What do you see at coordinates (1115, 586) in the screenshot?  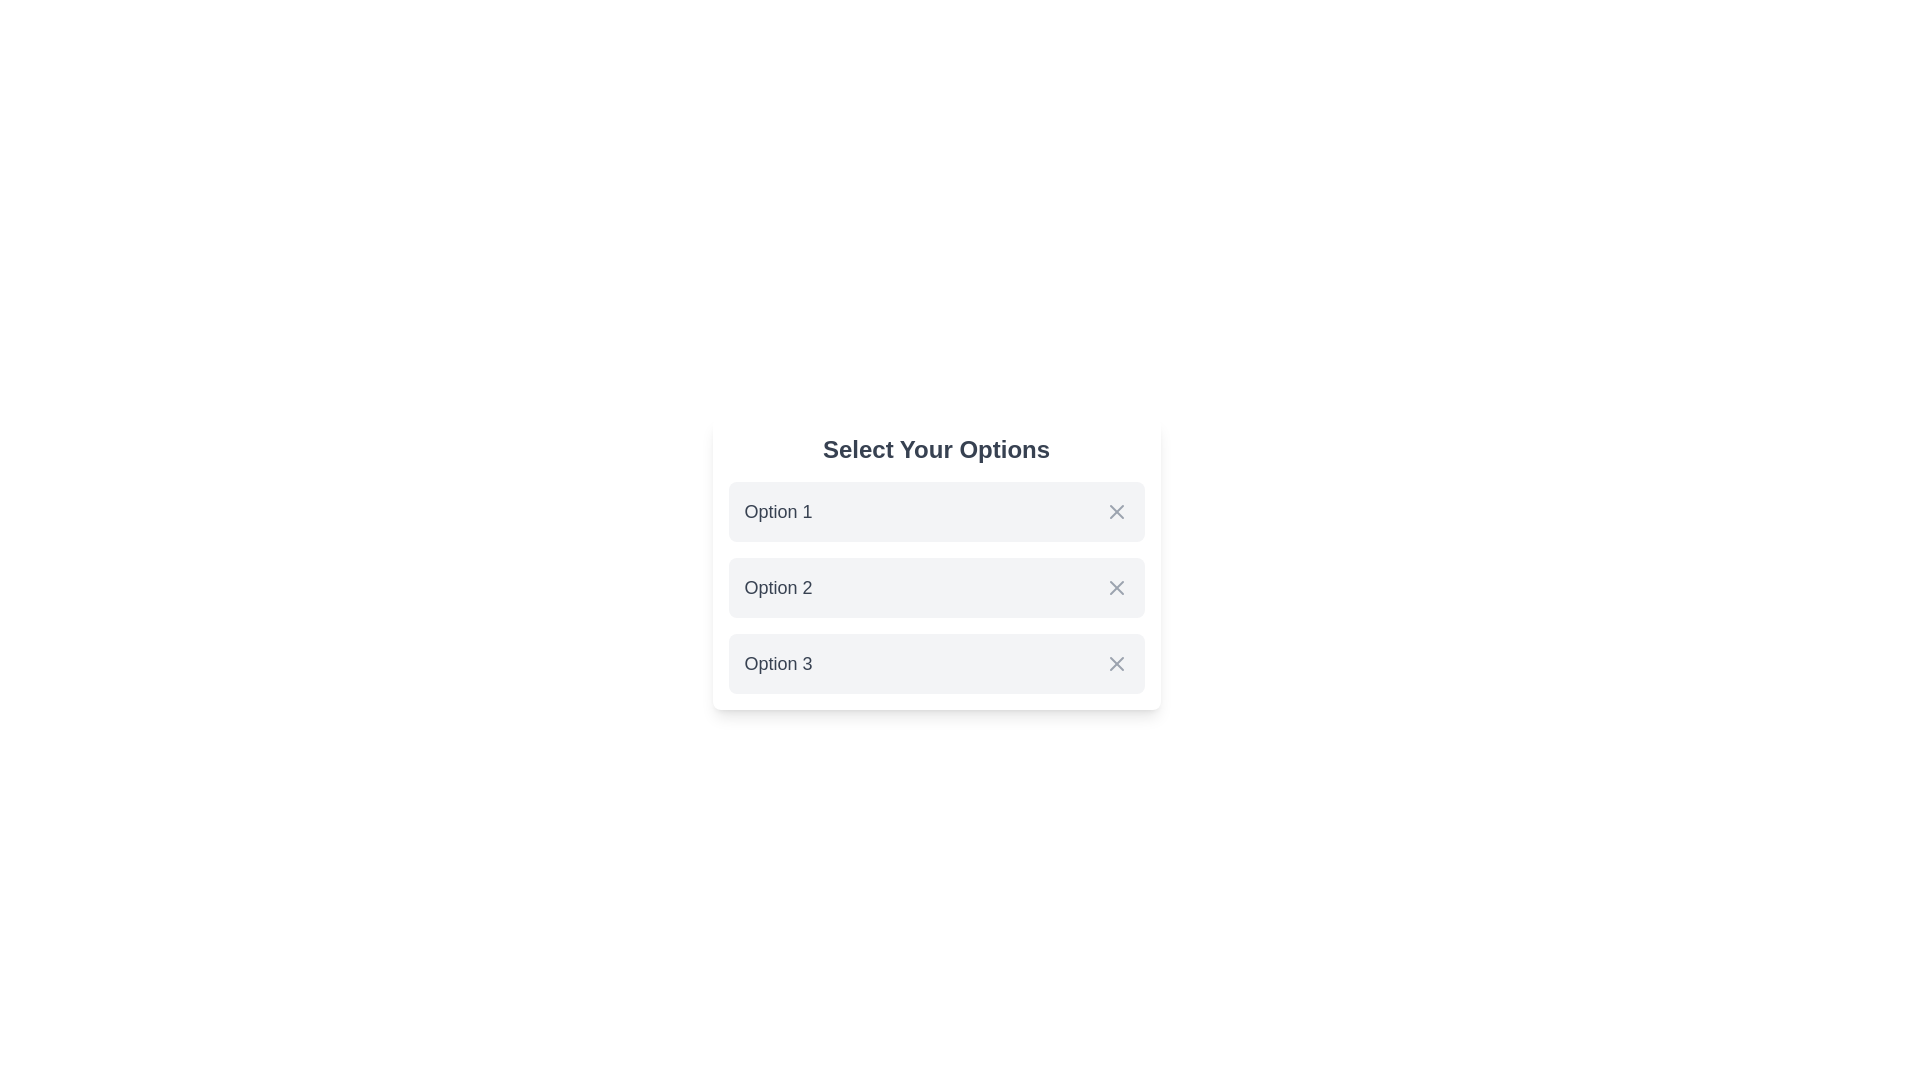 I see `the 'X' icon button styled as a close symbol located in the middle right of the row labeled 'Option 2', which is the third icon in the sequence` at bounding box center [1115, 586].